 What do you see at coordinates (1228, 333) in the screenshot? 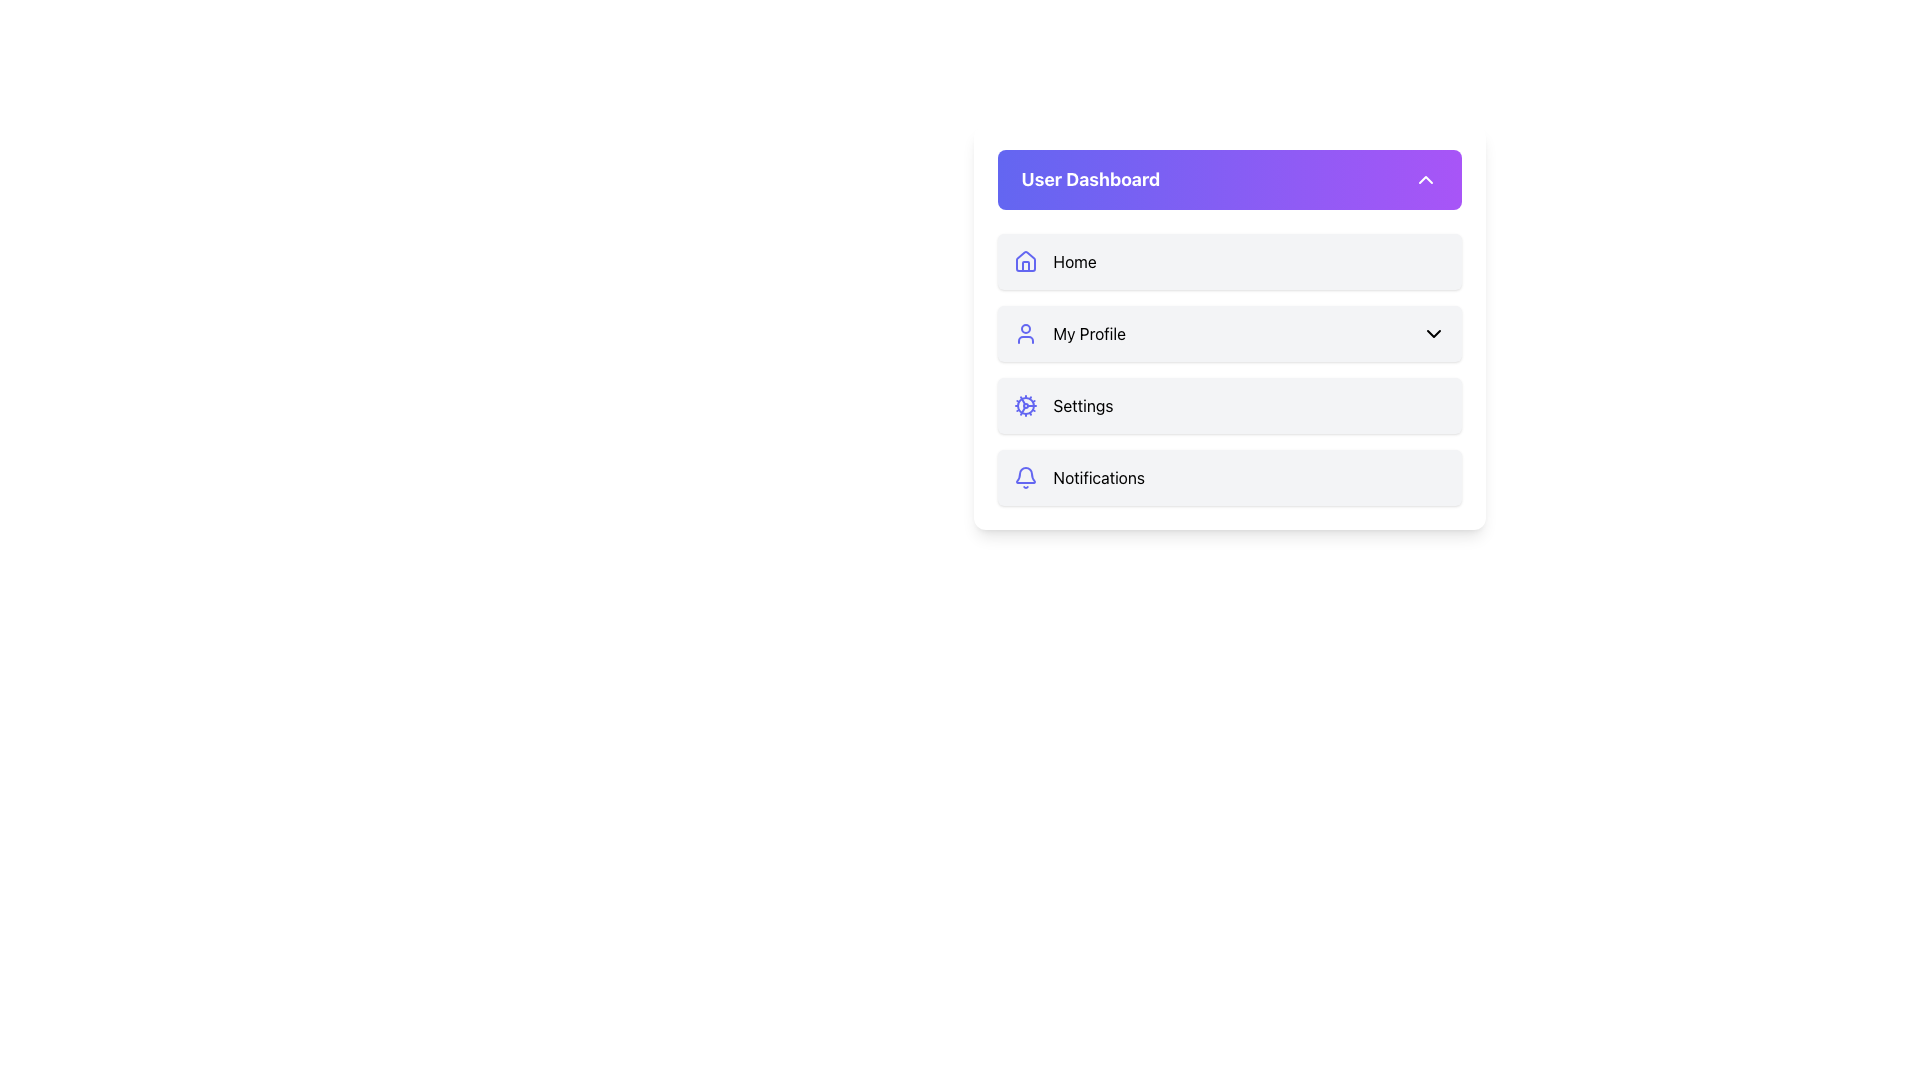
I see `the 'My Profile' menu item, which is the second item in the vertically stacked list of menu options` at bounding box center [1228, 333].